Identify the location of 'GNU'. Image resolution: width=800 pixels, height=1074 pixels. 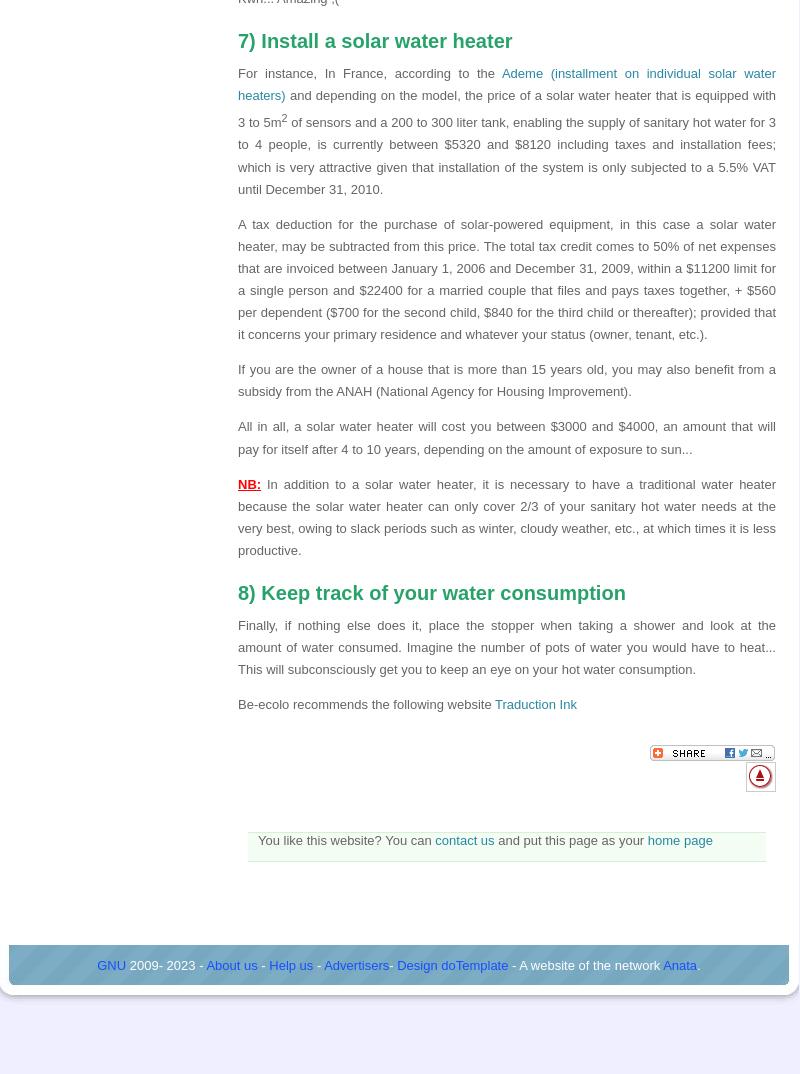
(110, 965).